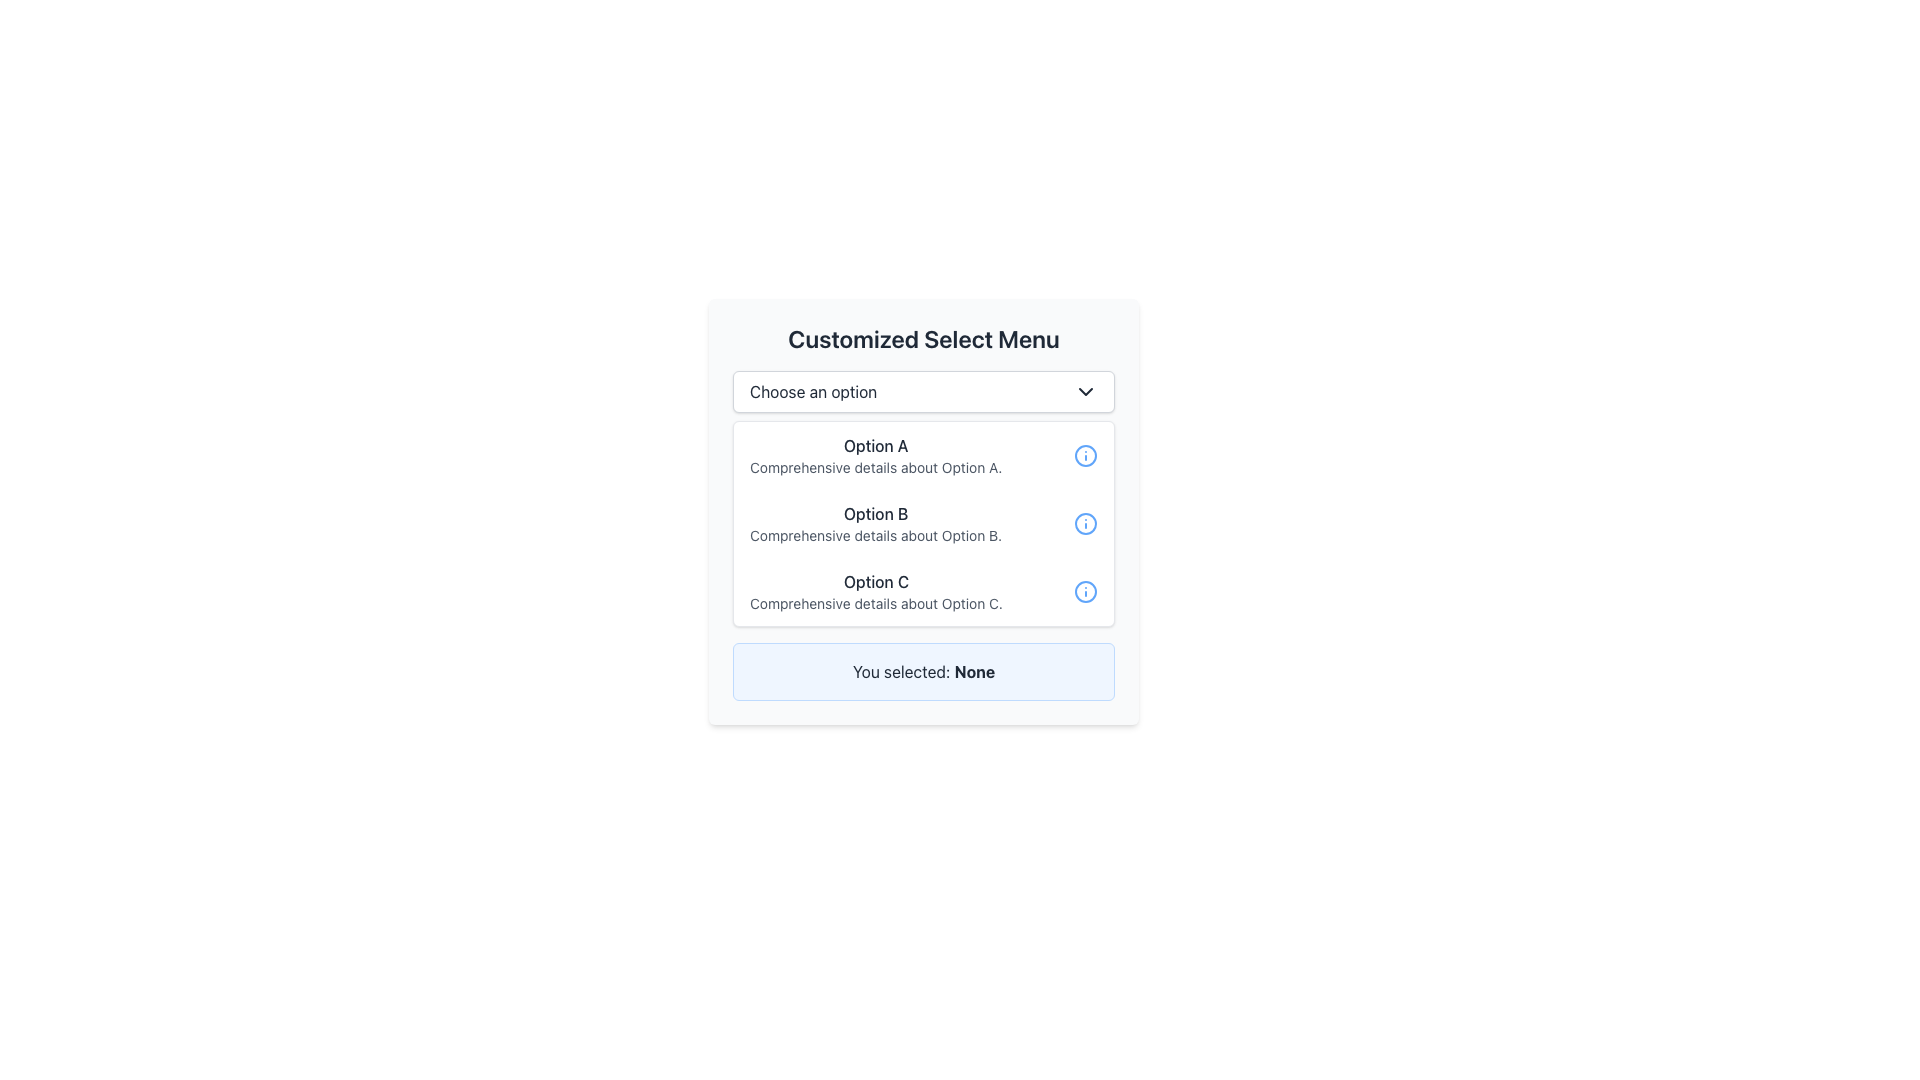 The height and width of the screenshot is (1080, 1920). I want to click on the bold text label that indicates the current selection status, which reads 'You selected: None', so click(974, 671).